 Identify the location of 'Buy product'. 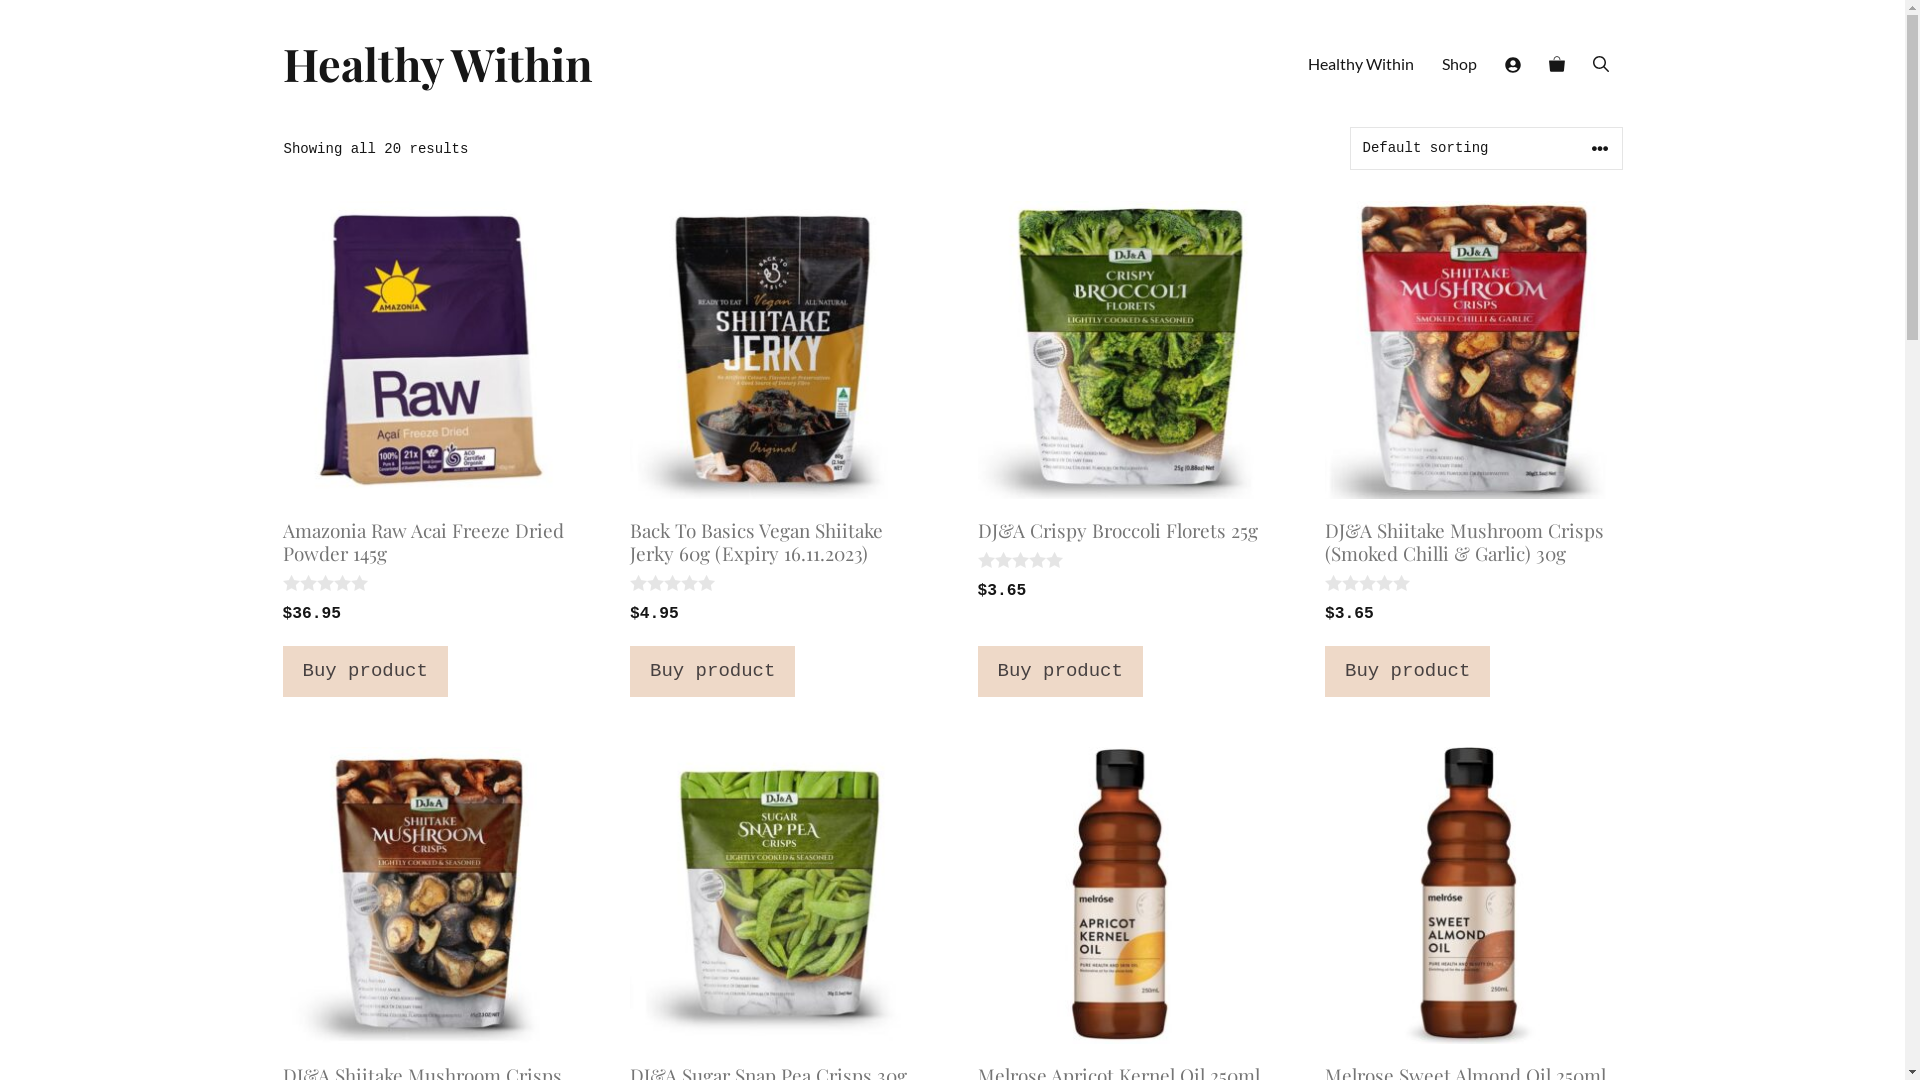
(364, 671).